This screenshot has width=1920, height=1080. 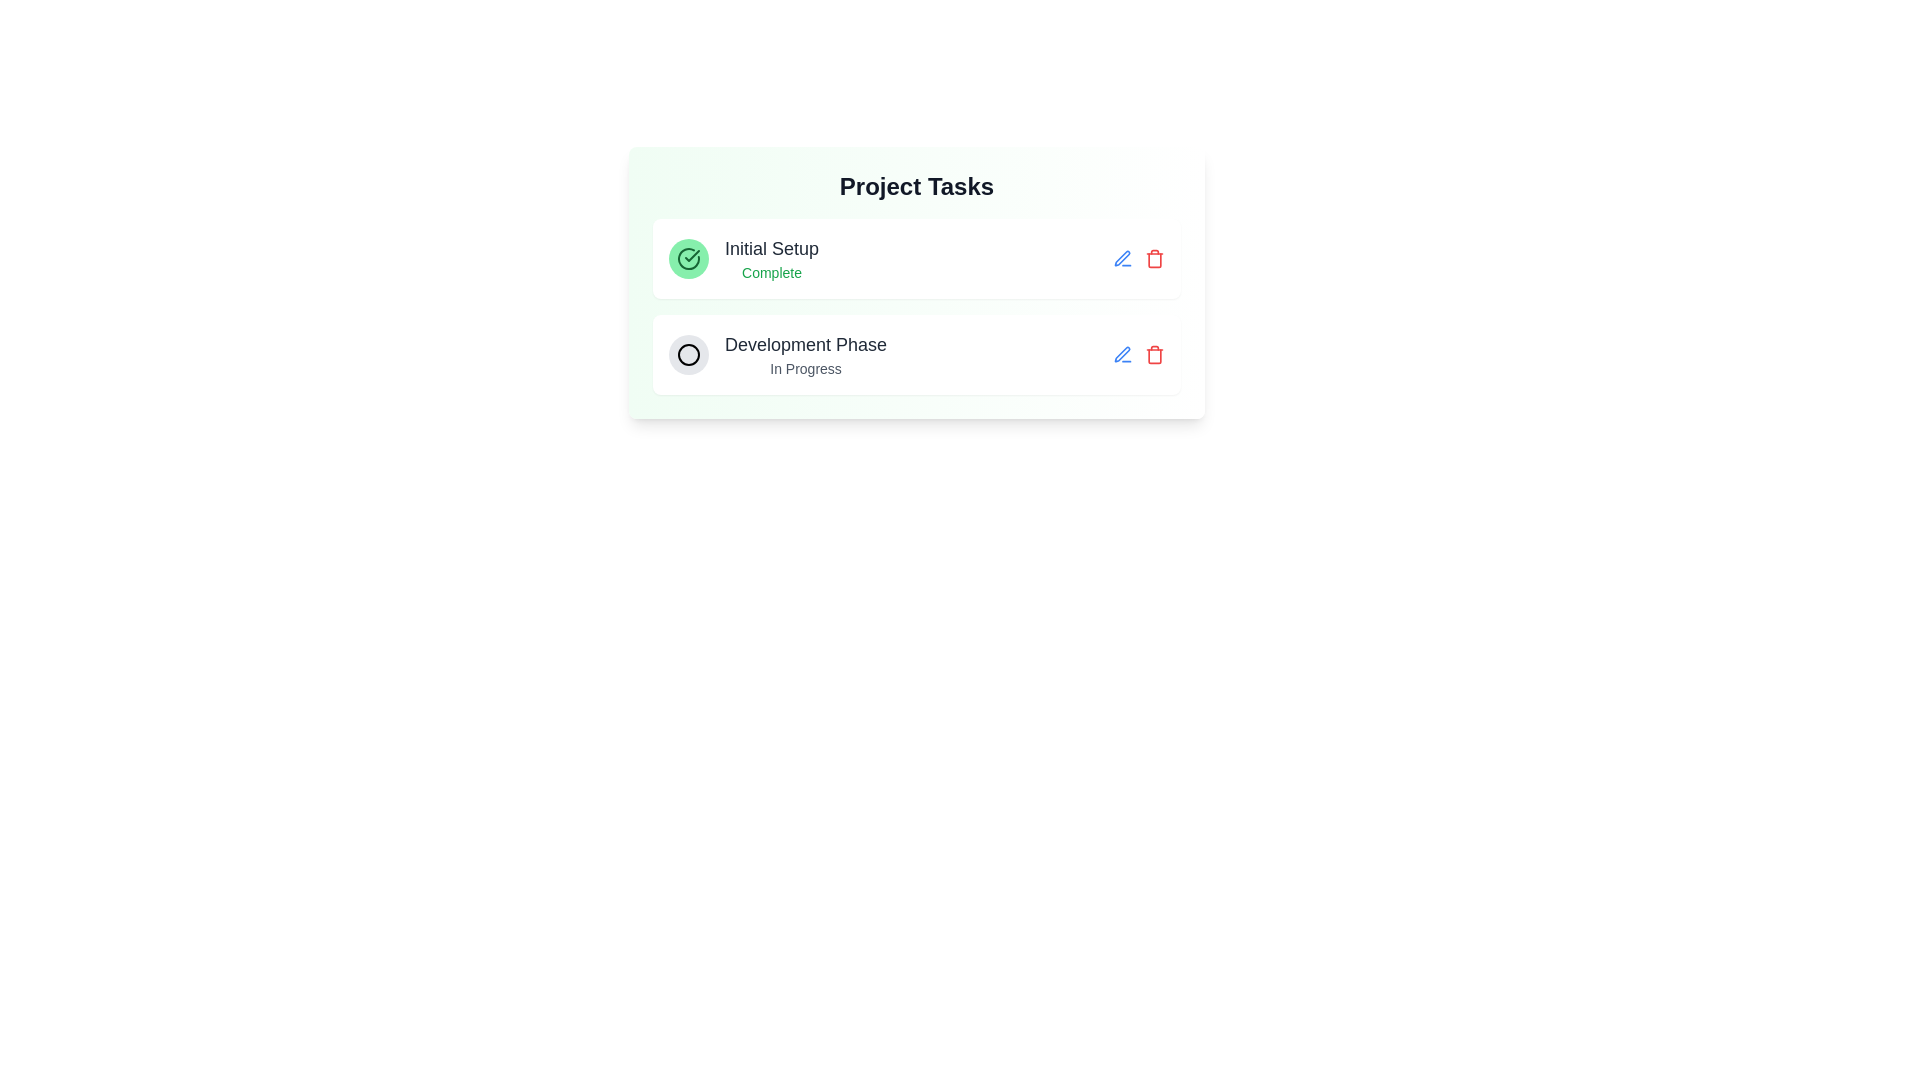 I want to click on text information displayed in the 'Development Phase' status indicator, which shows 'In Progress', so click(x=776, y=353).